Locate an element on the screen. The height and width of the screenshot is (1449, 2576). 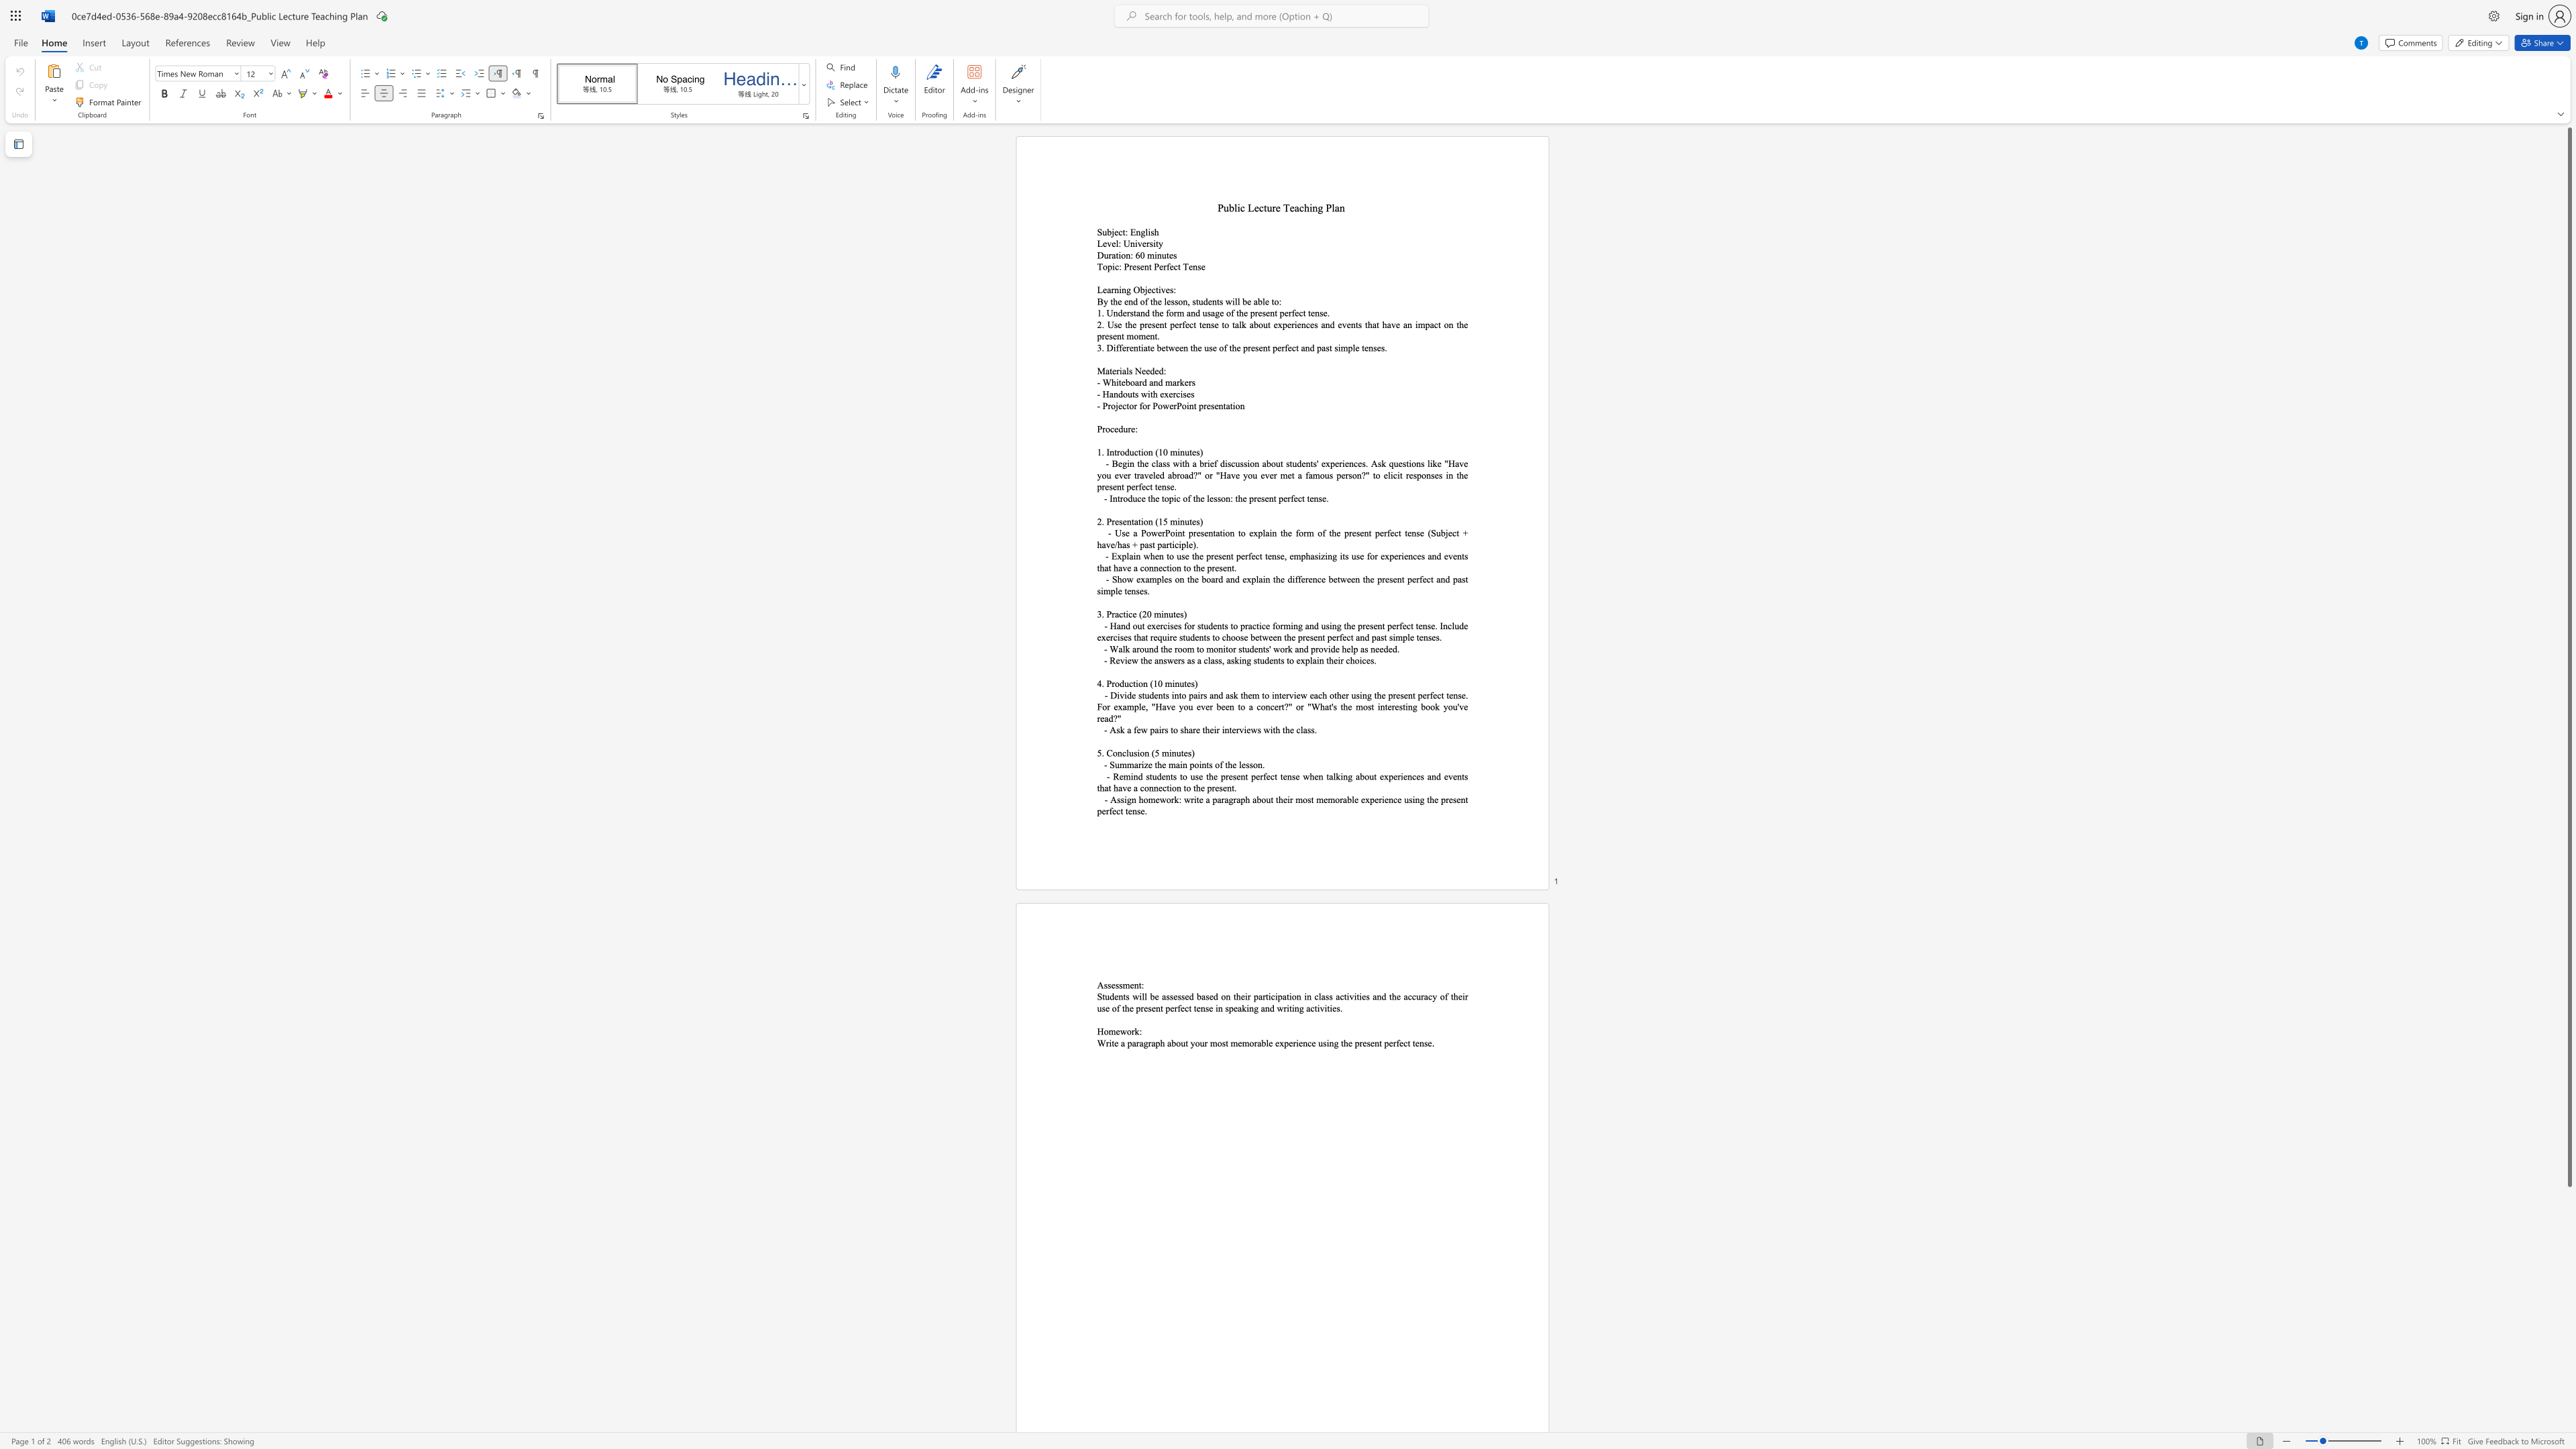
the subset text "fect a" within the text "- Show examples on the board and explain the difference between the present perfect and past simple tenses." is located at coordinates (1419, 579).